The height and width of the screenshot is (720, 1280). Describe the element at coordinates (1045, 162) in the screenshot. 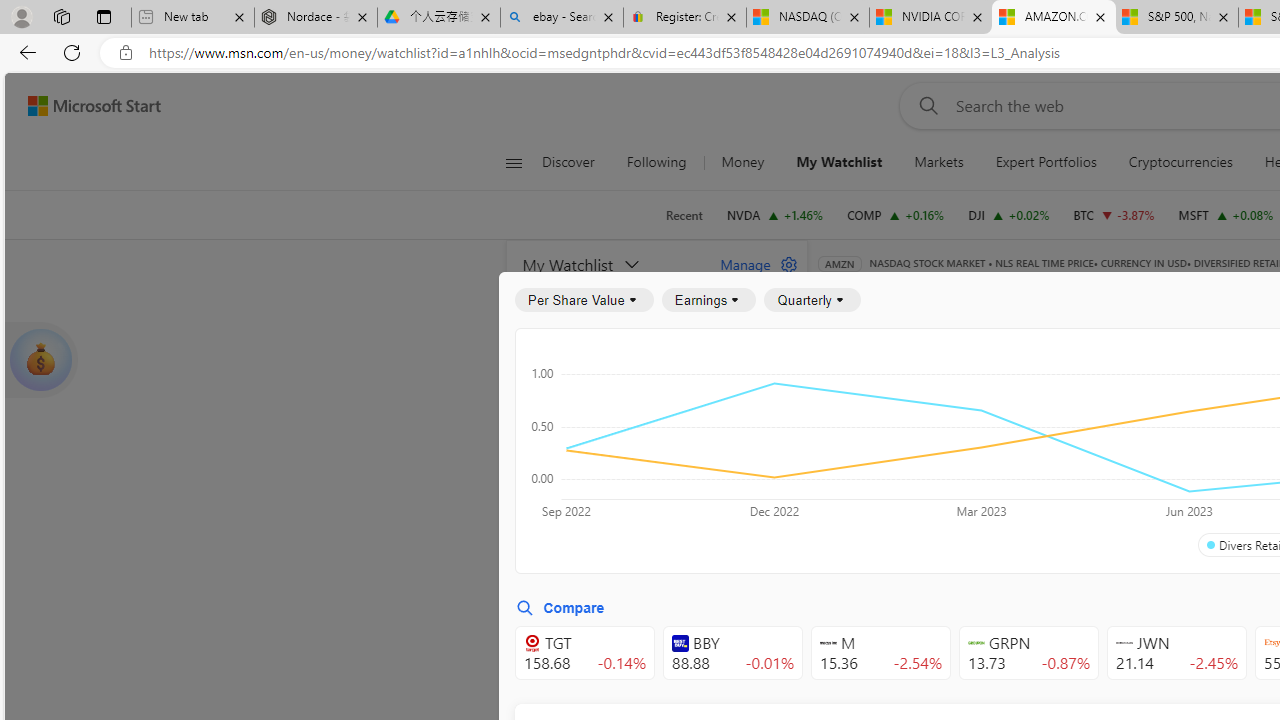

I see `'Expert Portfolios'` at that location.